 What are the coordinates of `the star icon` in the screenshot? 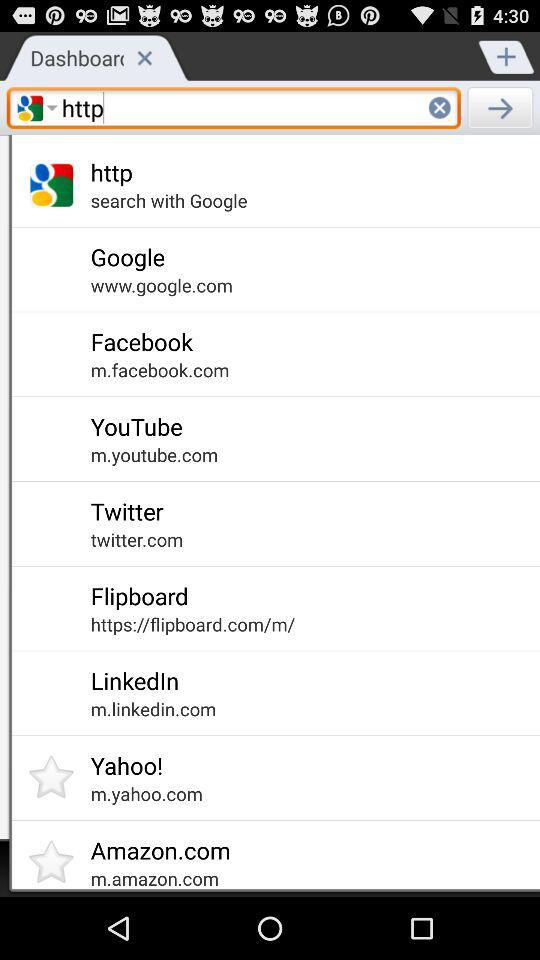 It's located at (54, 928).